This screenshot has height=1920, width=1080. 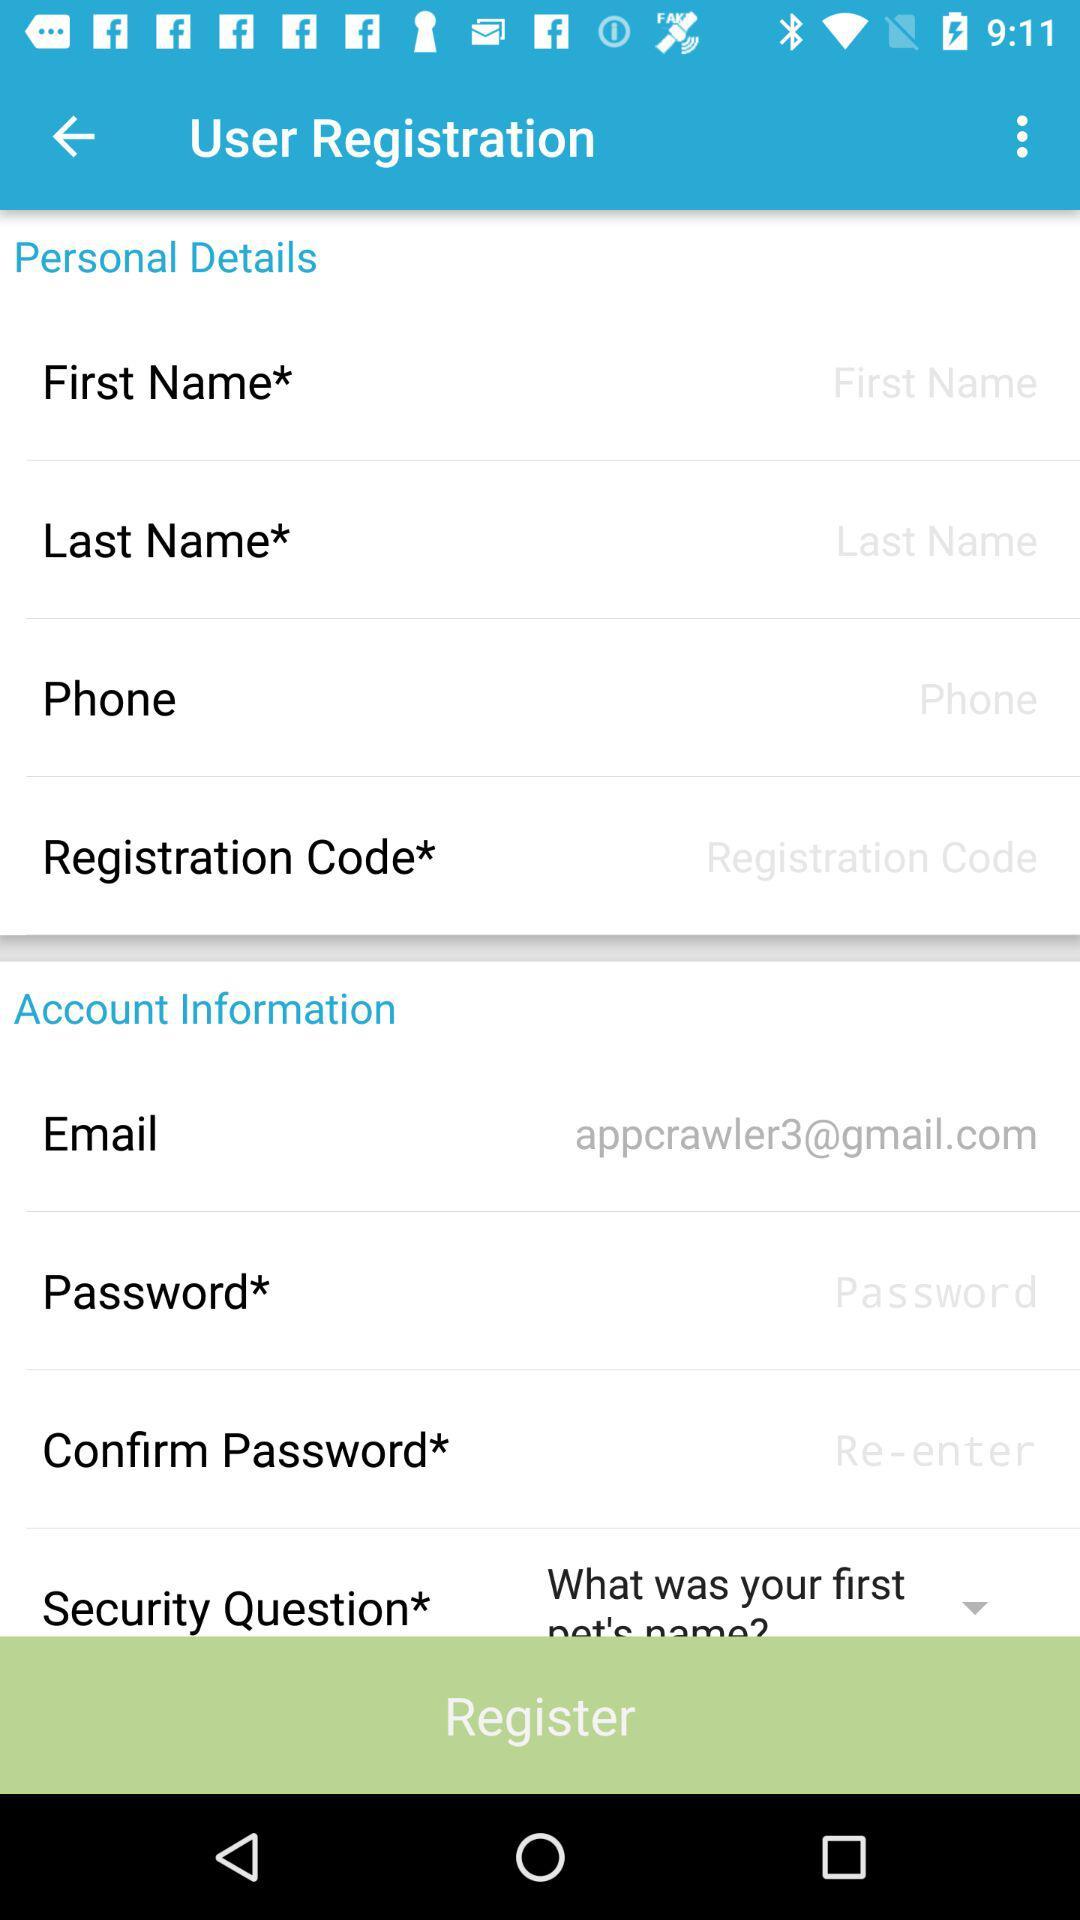 What do you see at coordinates (791, 1449) in the screenshot?
I see `shows password enter box` at bounding box center [791, 1449].